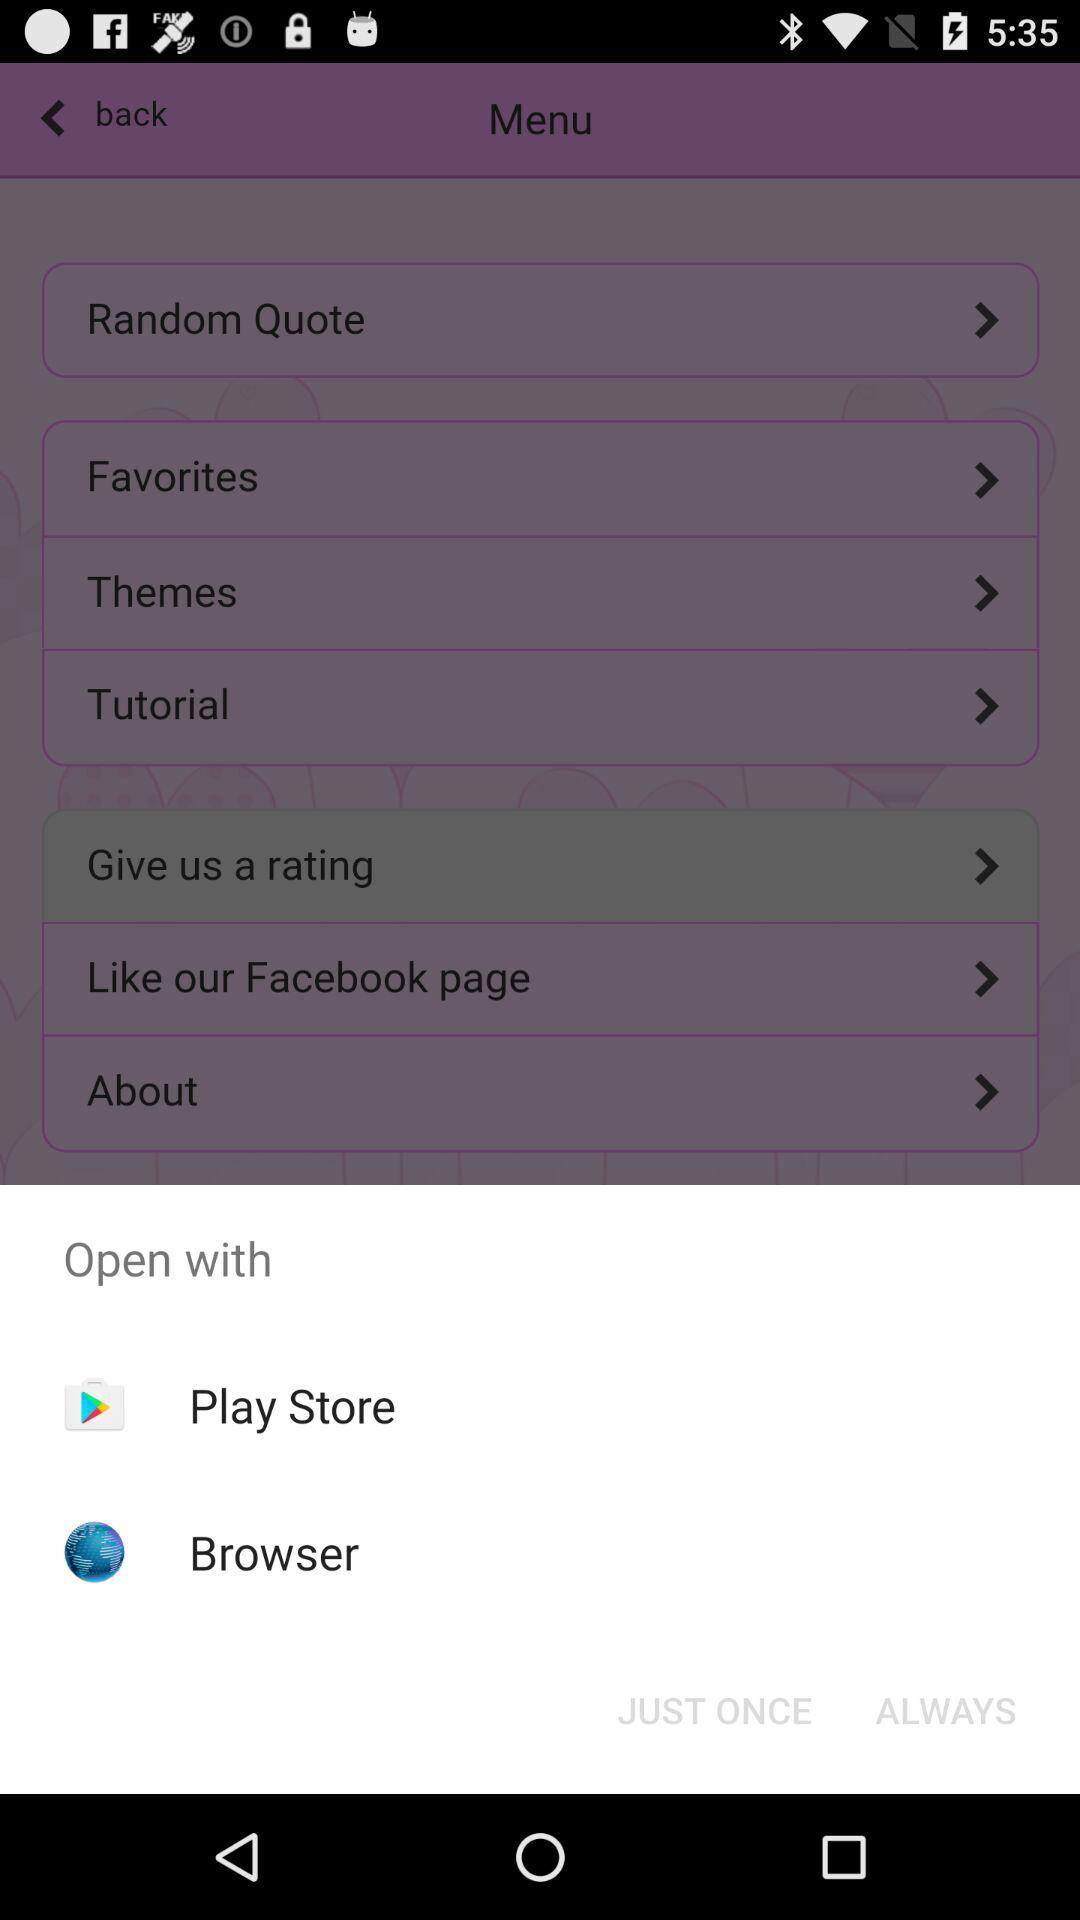  I want to click on always, so click(945, 1708).